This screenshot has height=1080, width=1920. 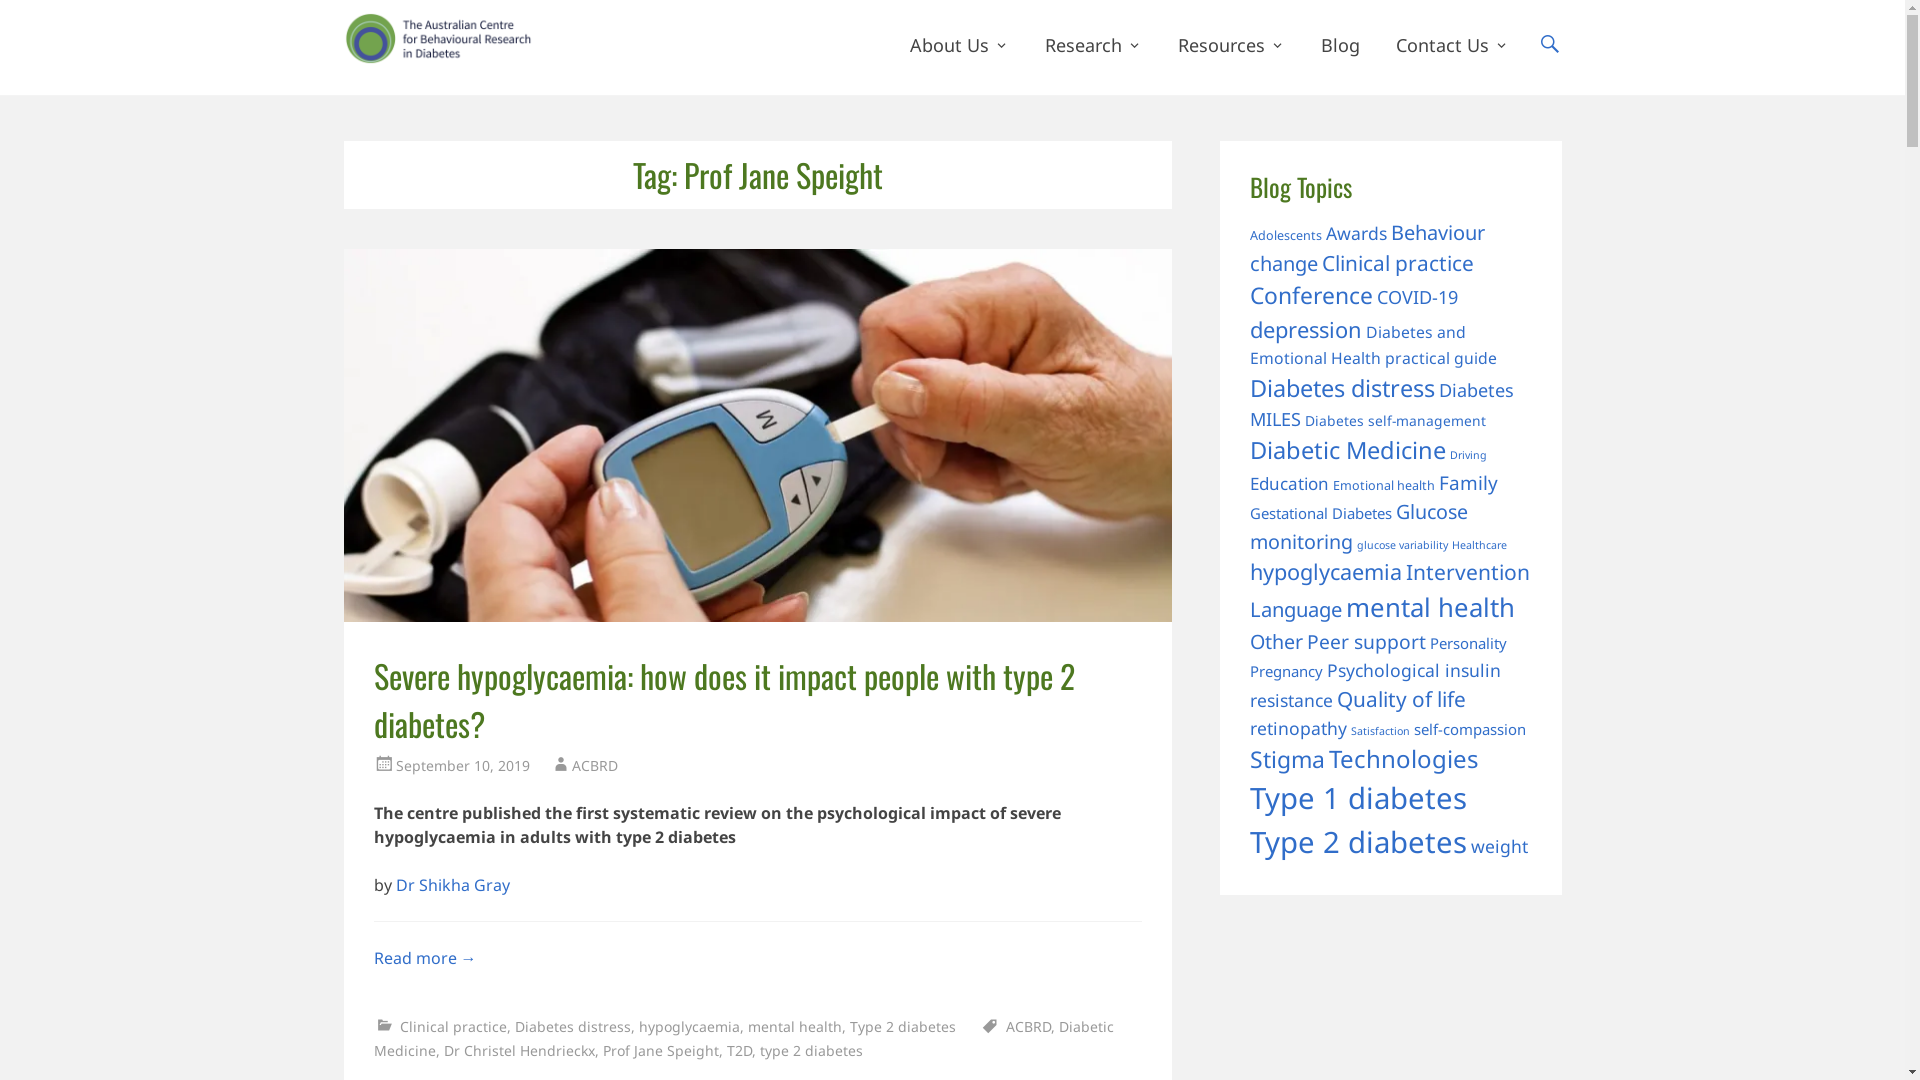 What do you see at coordinates (811, 1049) in the screenshot?
I see `'type 2 diabetes'` at bounding box center [811, 1049].